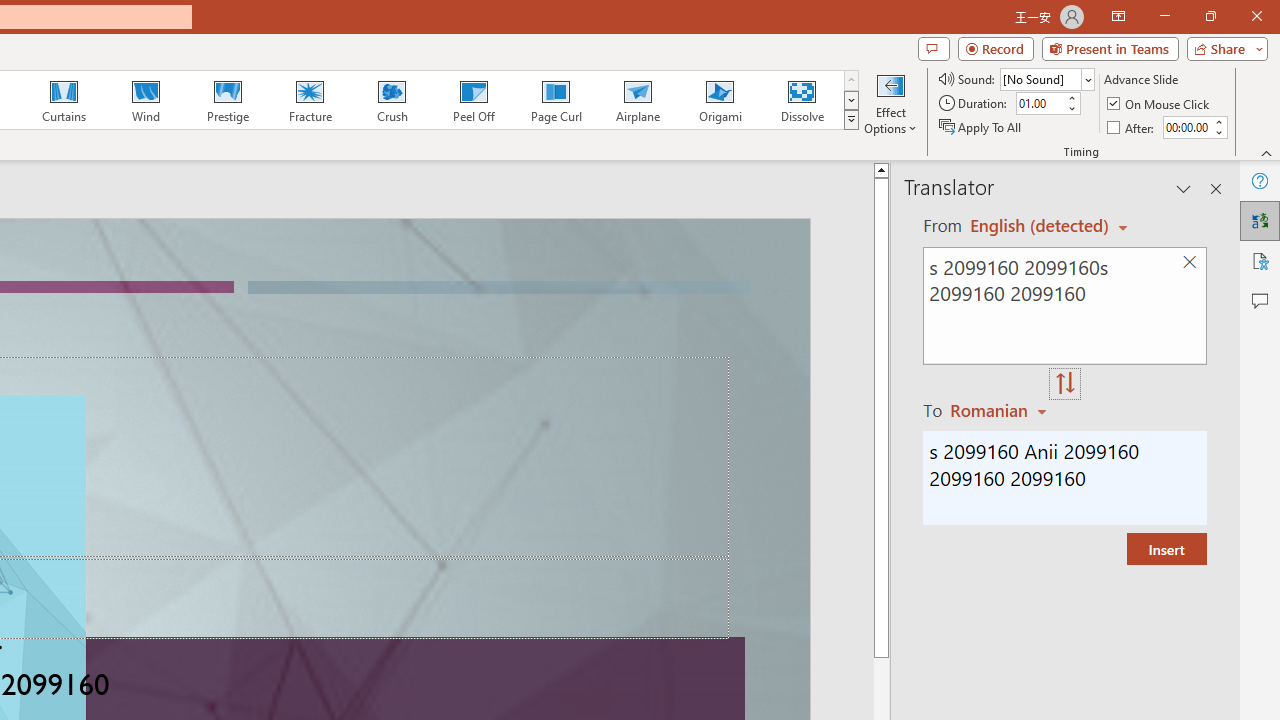 The width and height of the screenshot is (1280, 720). Describe the element at coordinates (802, 100) in the screenshot. I see `'Dissolve'` at that location.